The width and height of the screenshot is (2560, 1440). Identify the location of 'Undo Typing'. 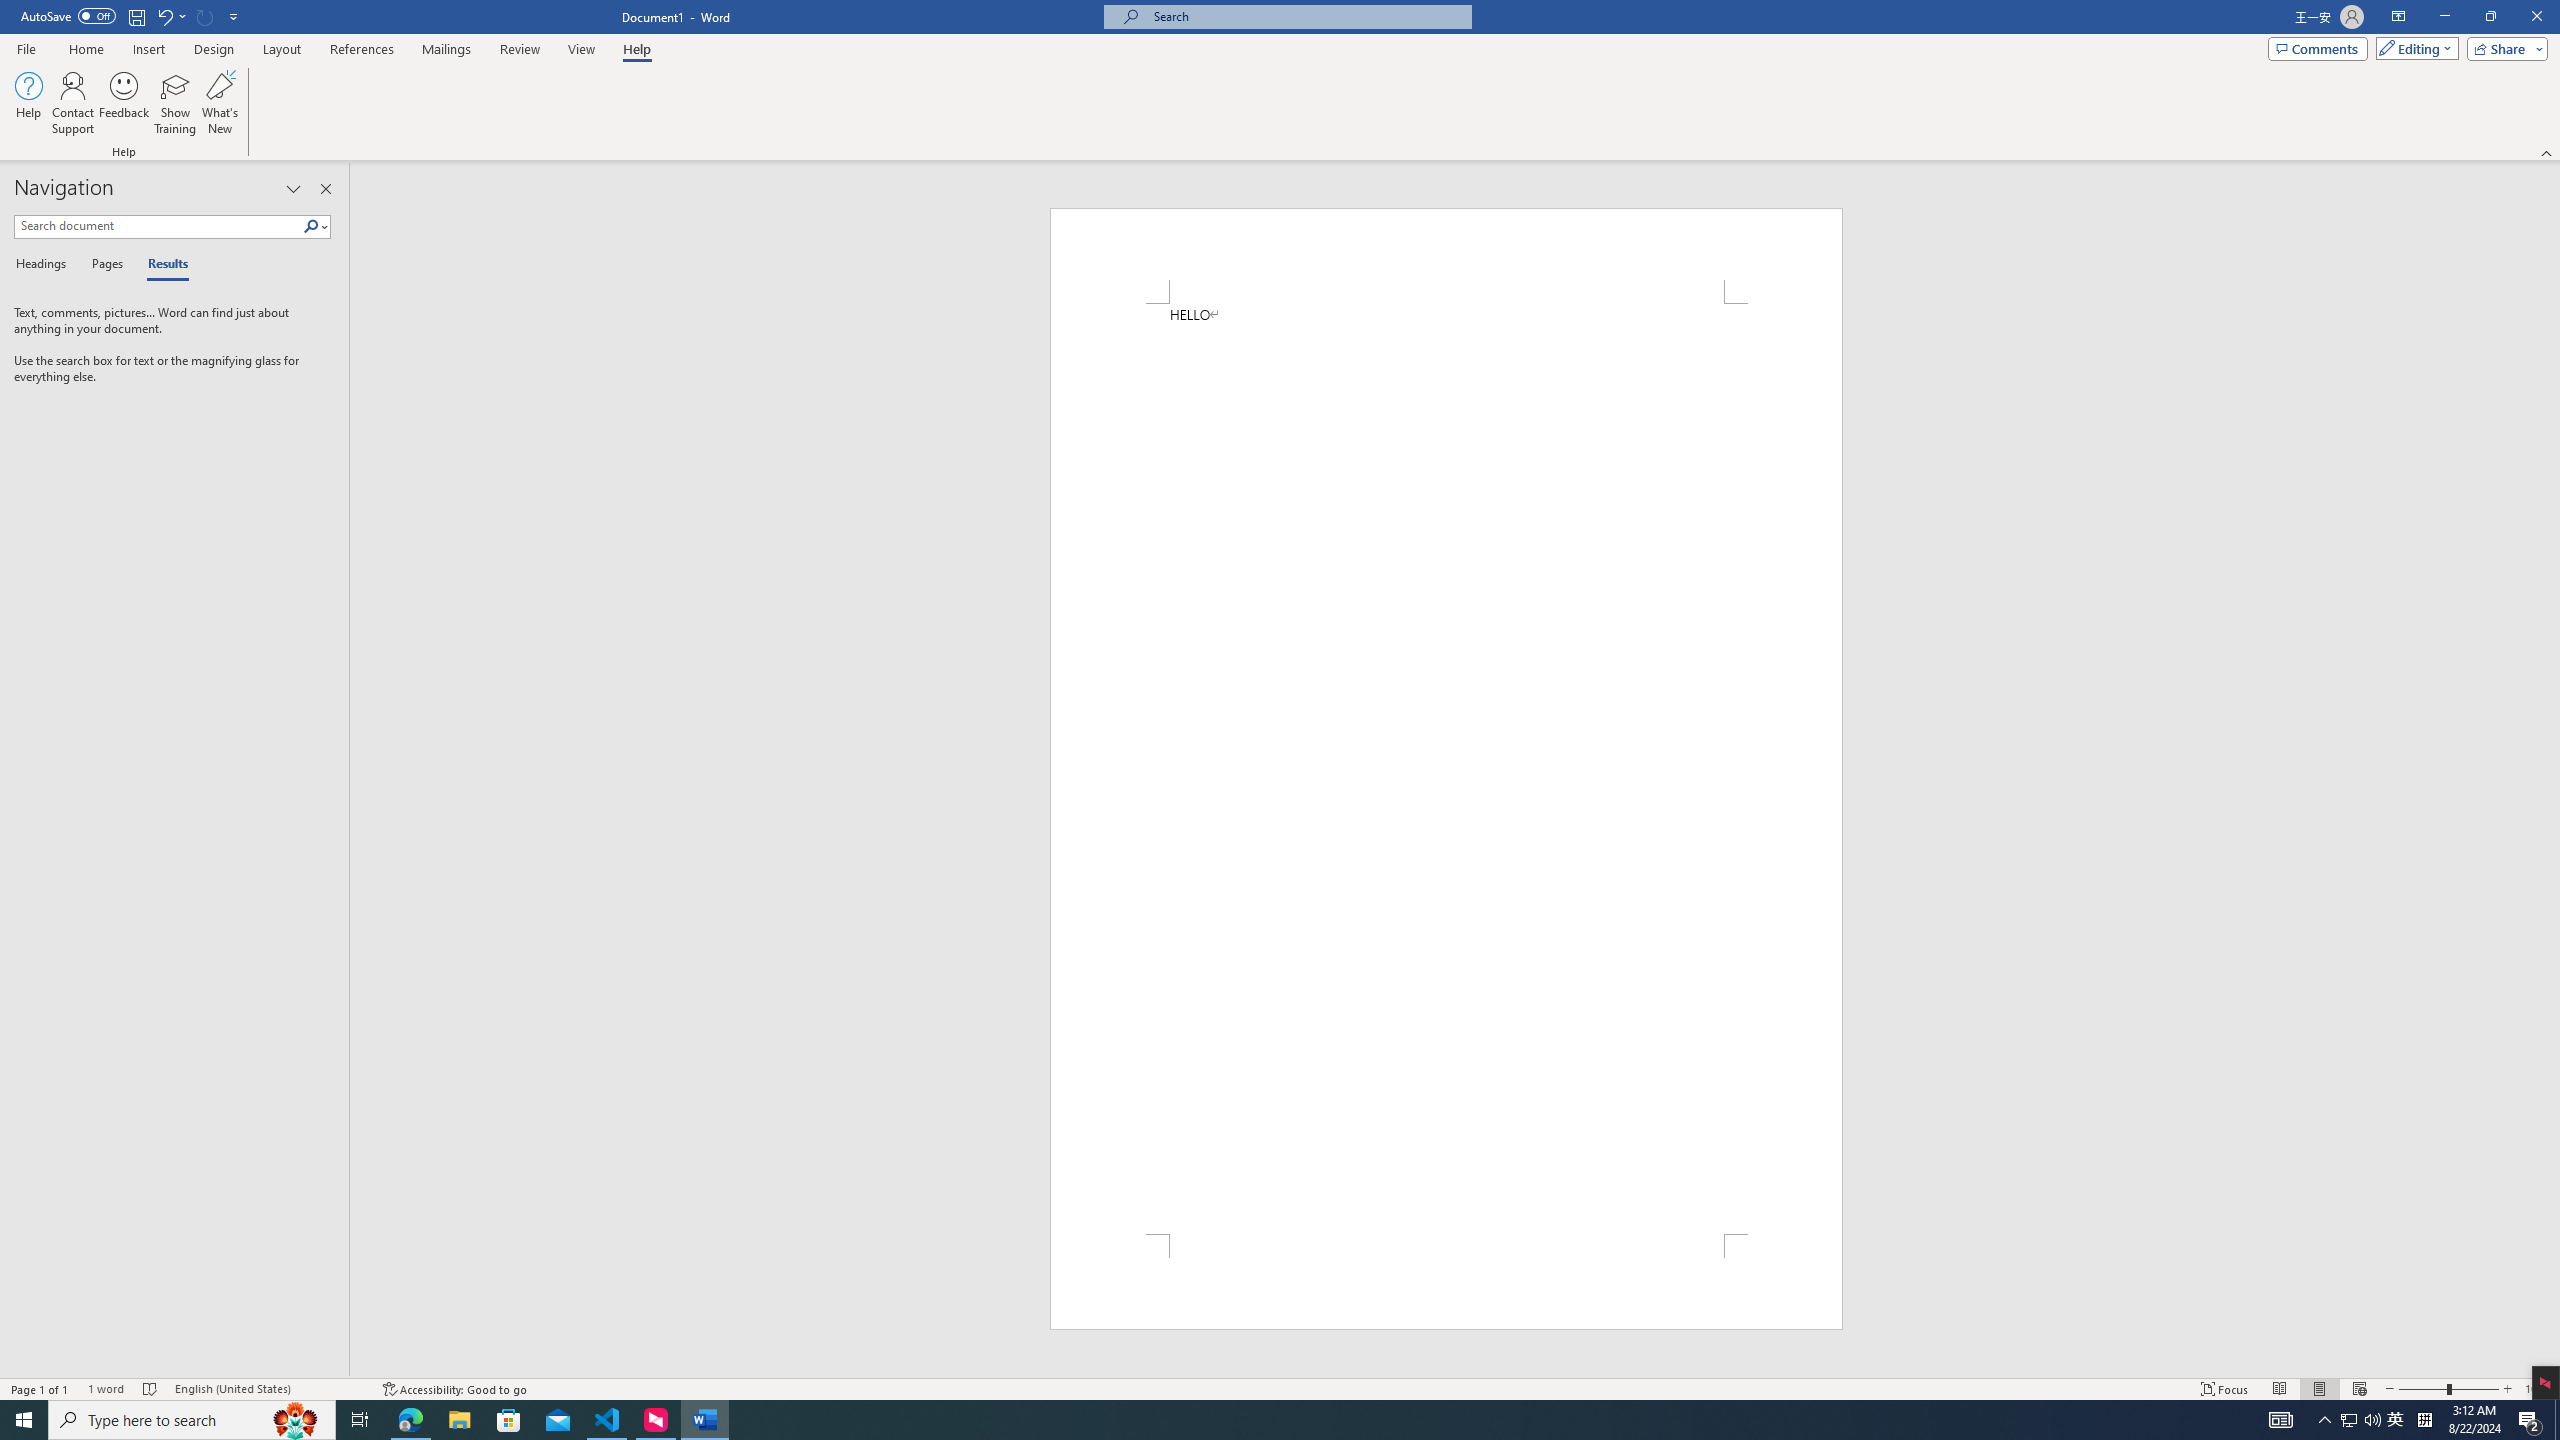
(163, 15).